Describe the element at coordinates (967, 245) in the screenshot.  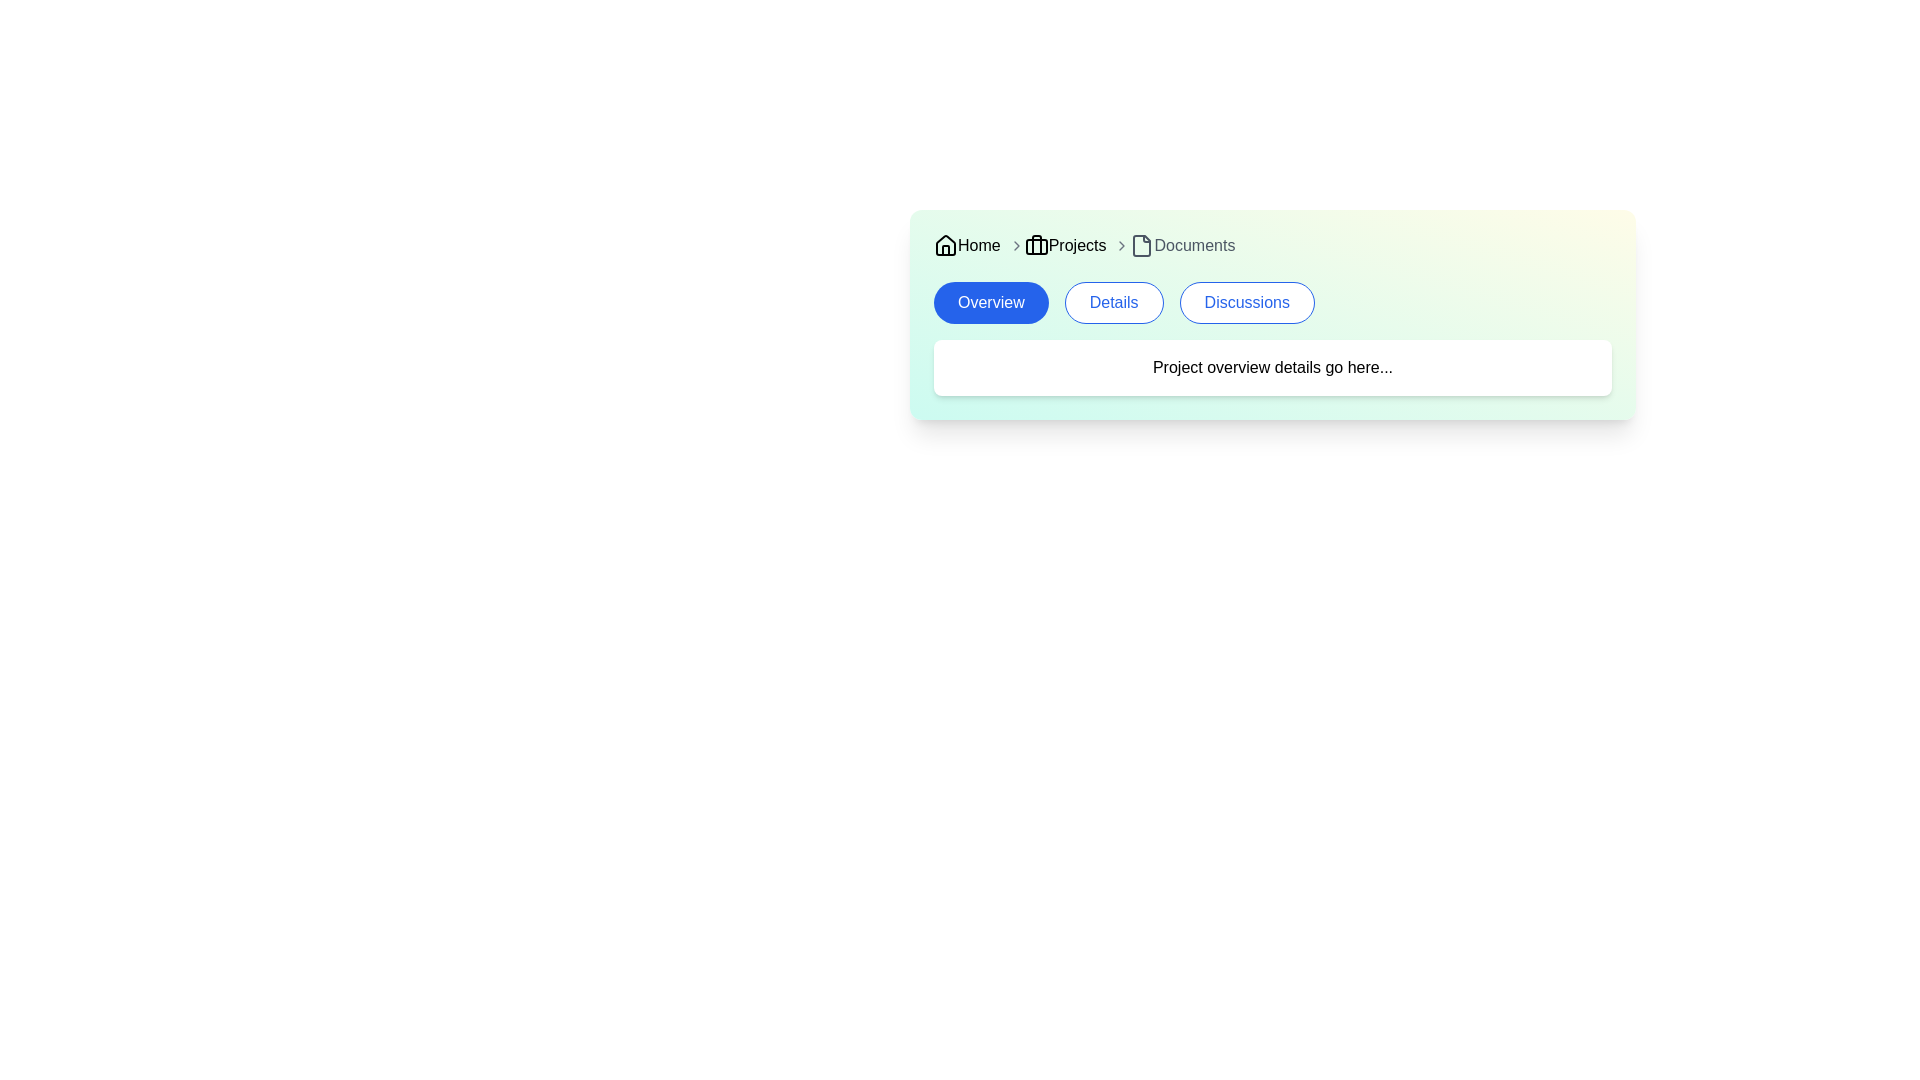
I see `the 'Home' breadcrumb navigation link, which features a minimalist black outline house icon followed by the text 'Home'` at that location.